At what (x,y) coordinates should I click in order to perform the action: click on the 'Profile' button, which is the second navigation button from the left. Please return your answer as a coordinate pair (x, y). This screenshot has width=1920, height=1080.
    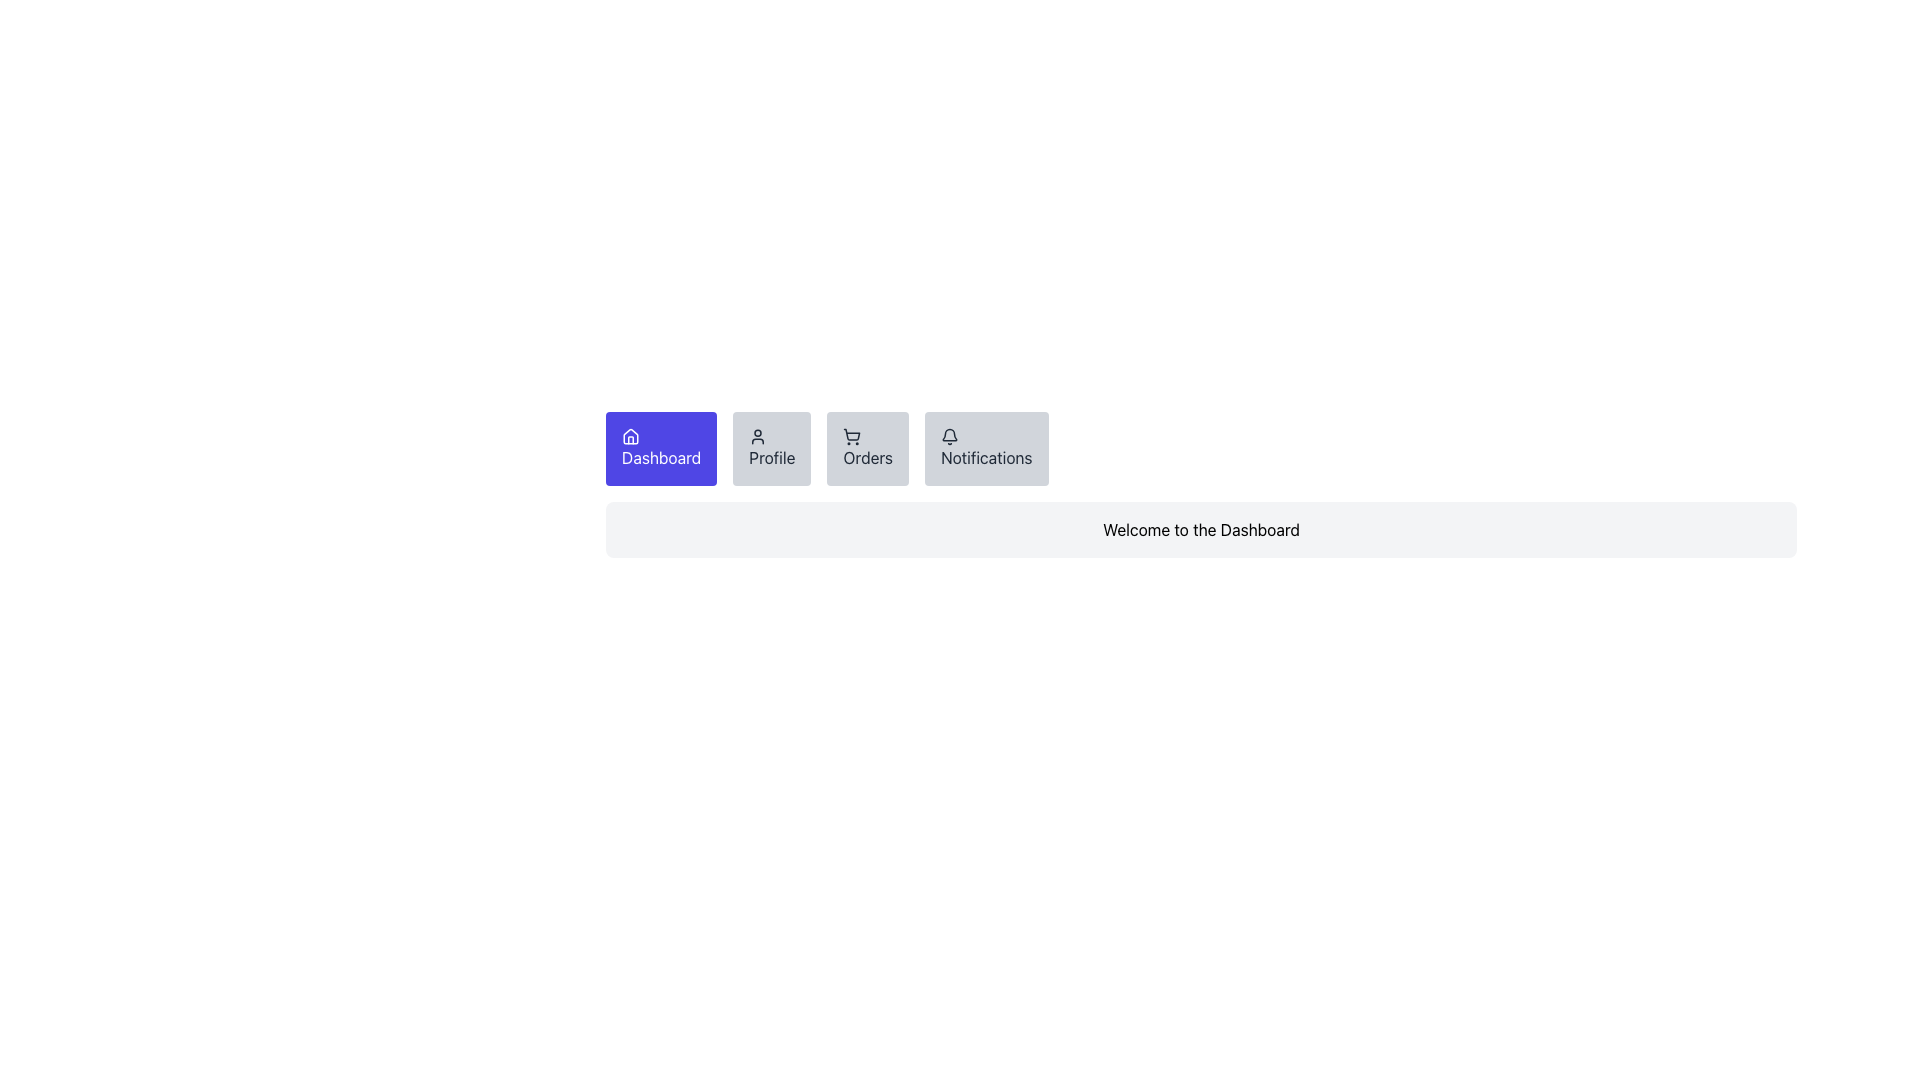
    Looking at the image, I should click on (757, 435).